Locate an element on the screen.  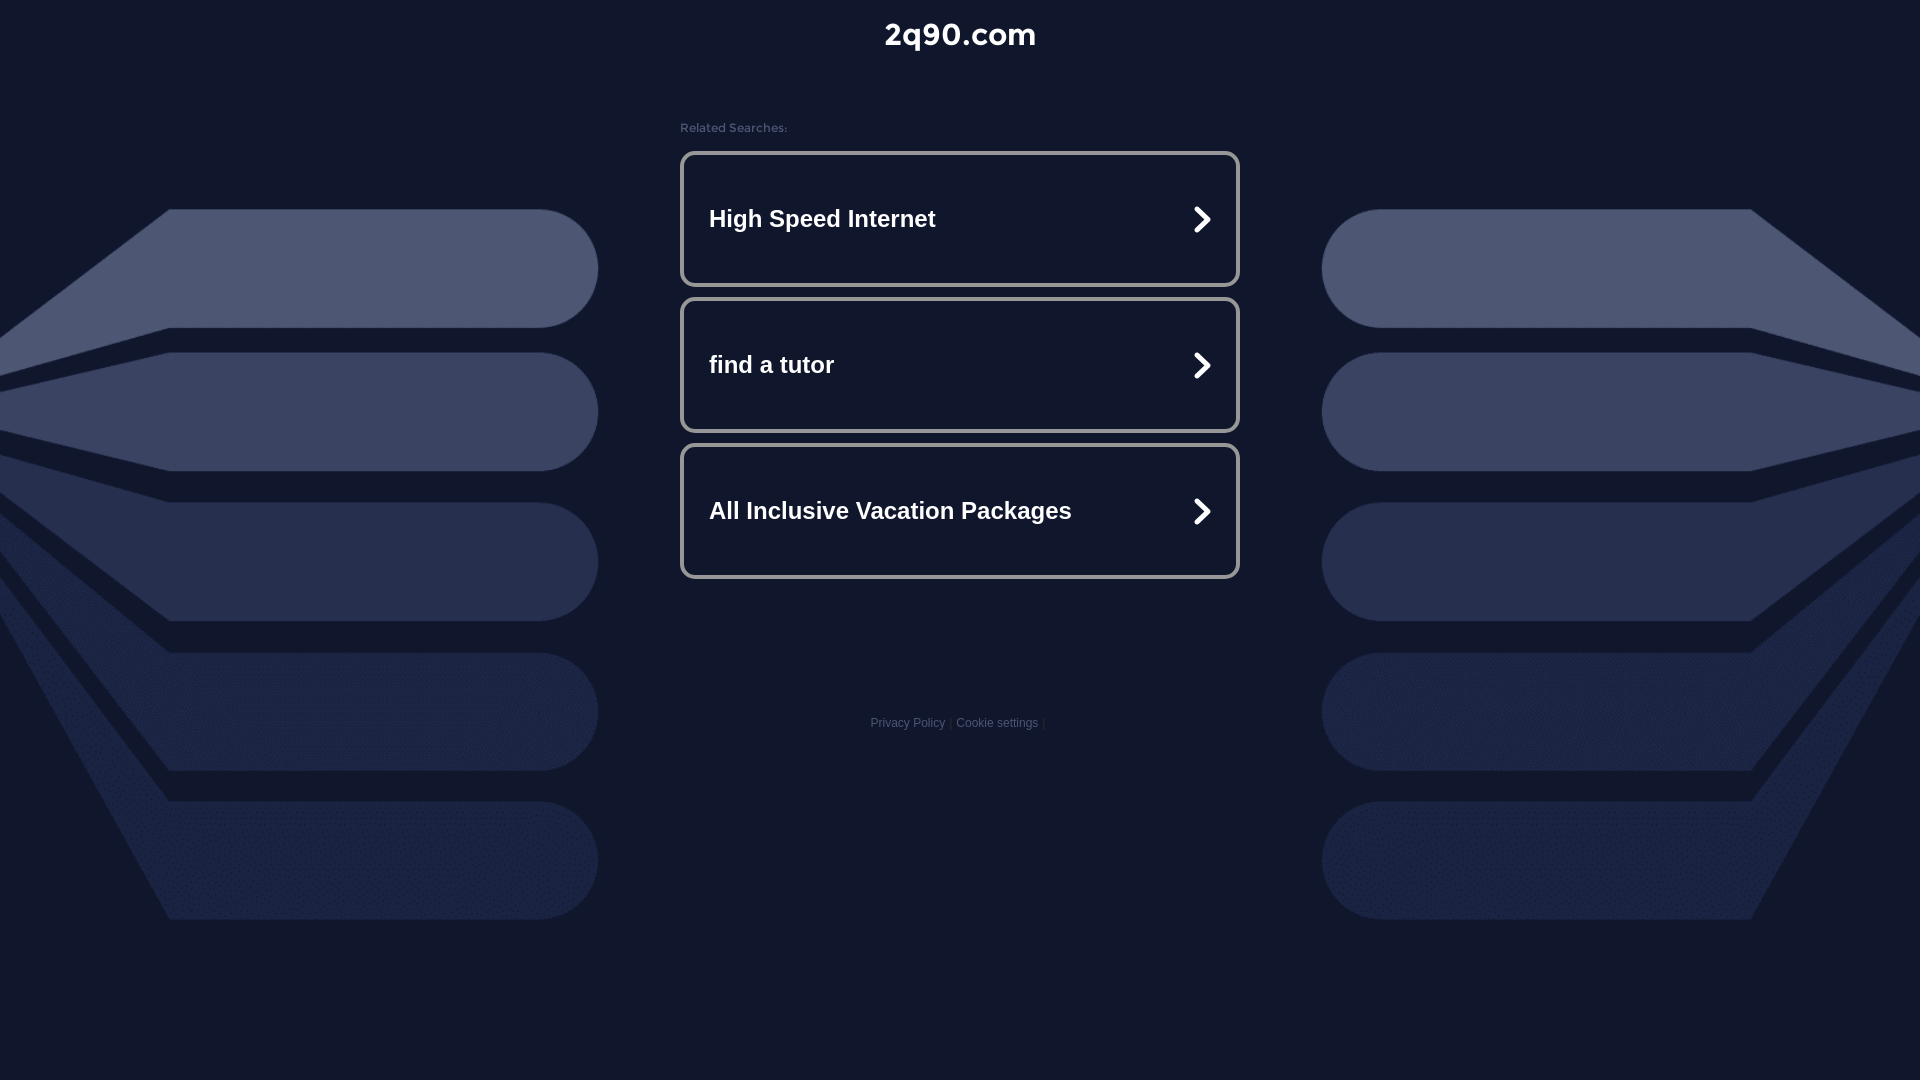
'All Inclusive Vacation Packages' is located at coordinates (960, 509).